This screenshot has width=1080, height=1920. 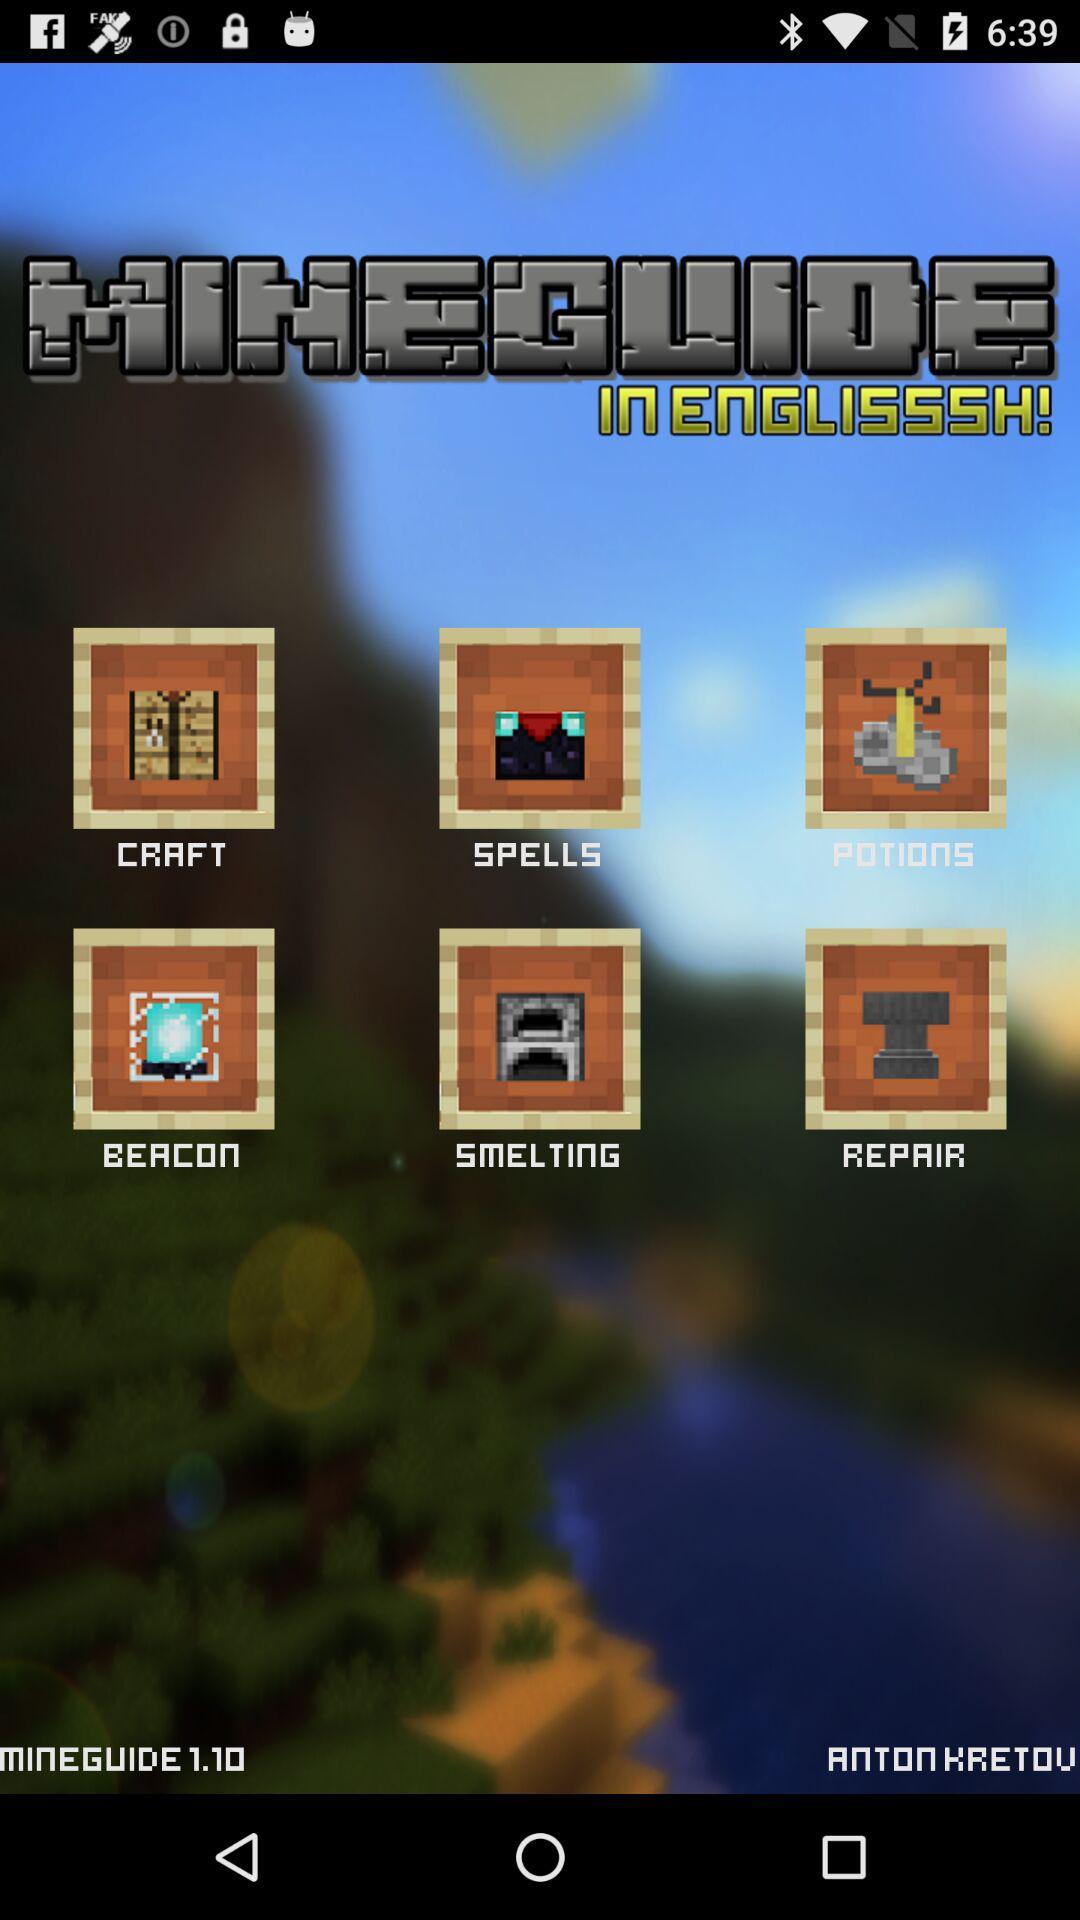 I want to click on repair information, so click(x=906, y=1028).